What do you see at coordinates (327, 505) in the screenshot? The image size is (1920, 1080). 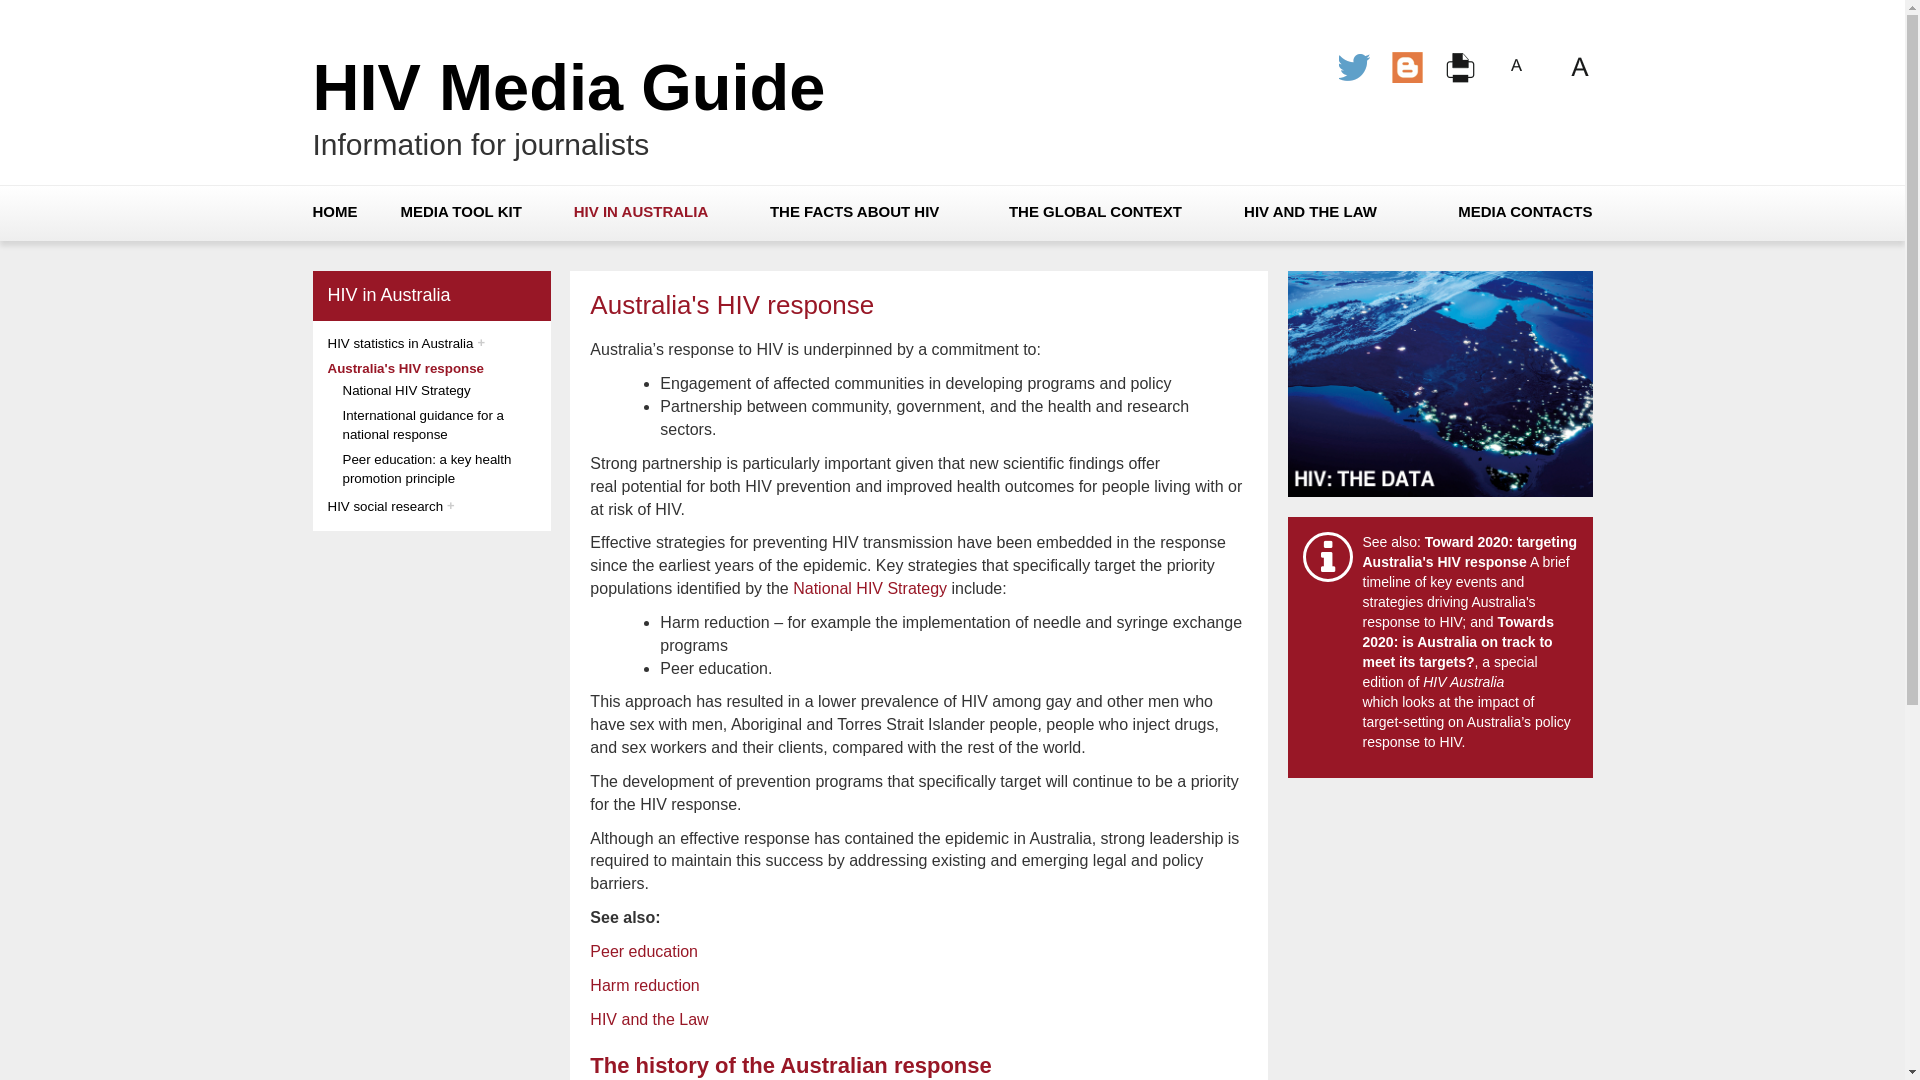 I see `'HIV social research'` at bounding box center [327, 505].